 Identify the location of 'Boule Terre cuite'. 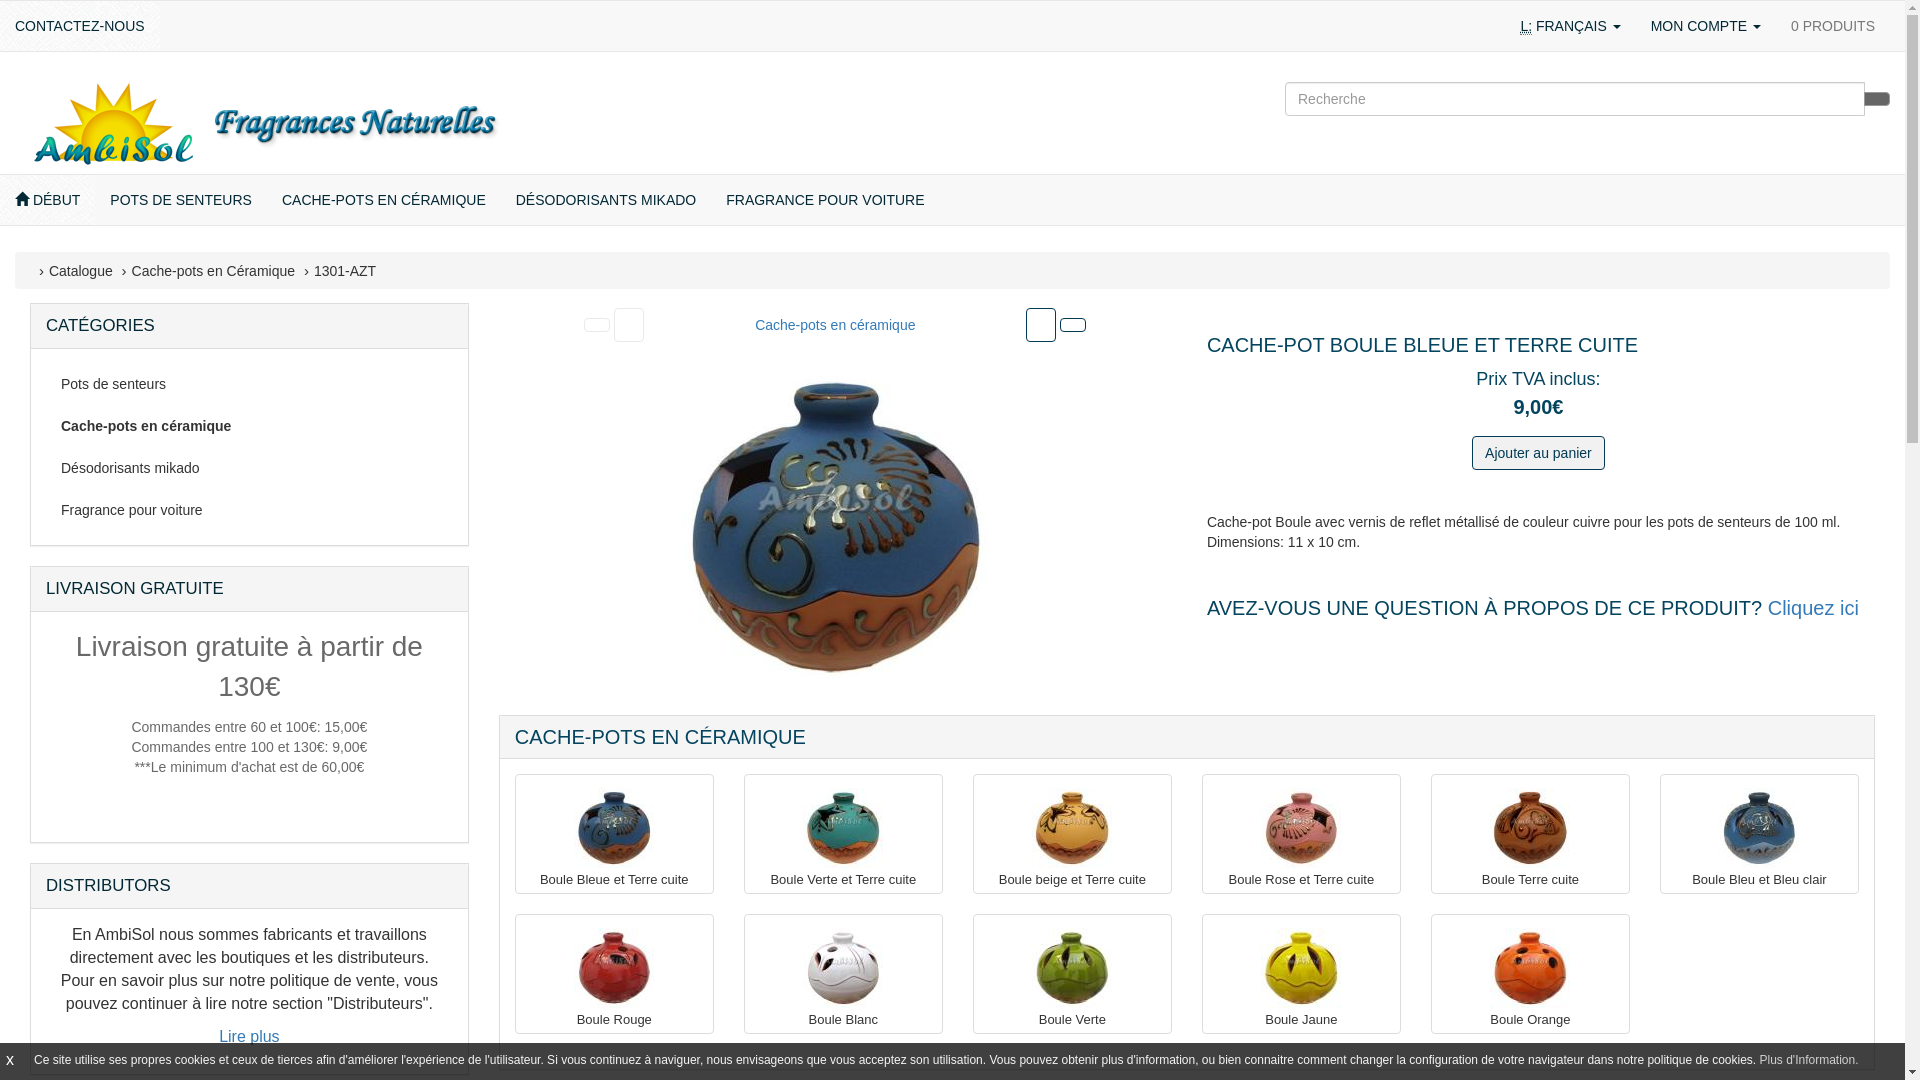
(1529, 878).